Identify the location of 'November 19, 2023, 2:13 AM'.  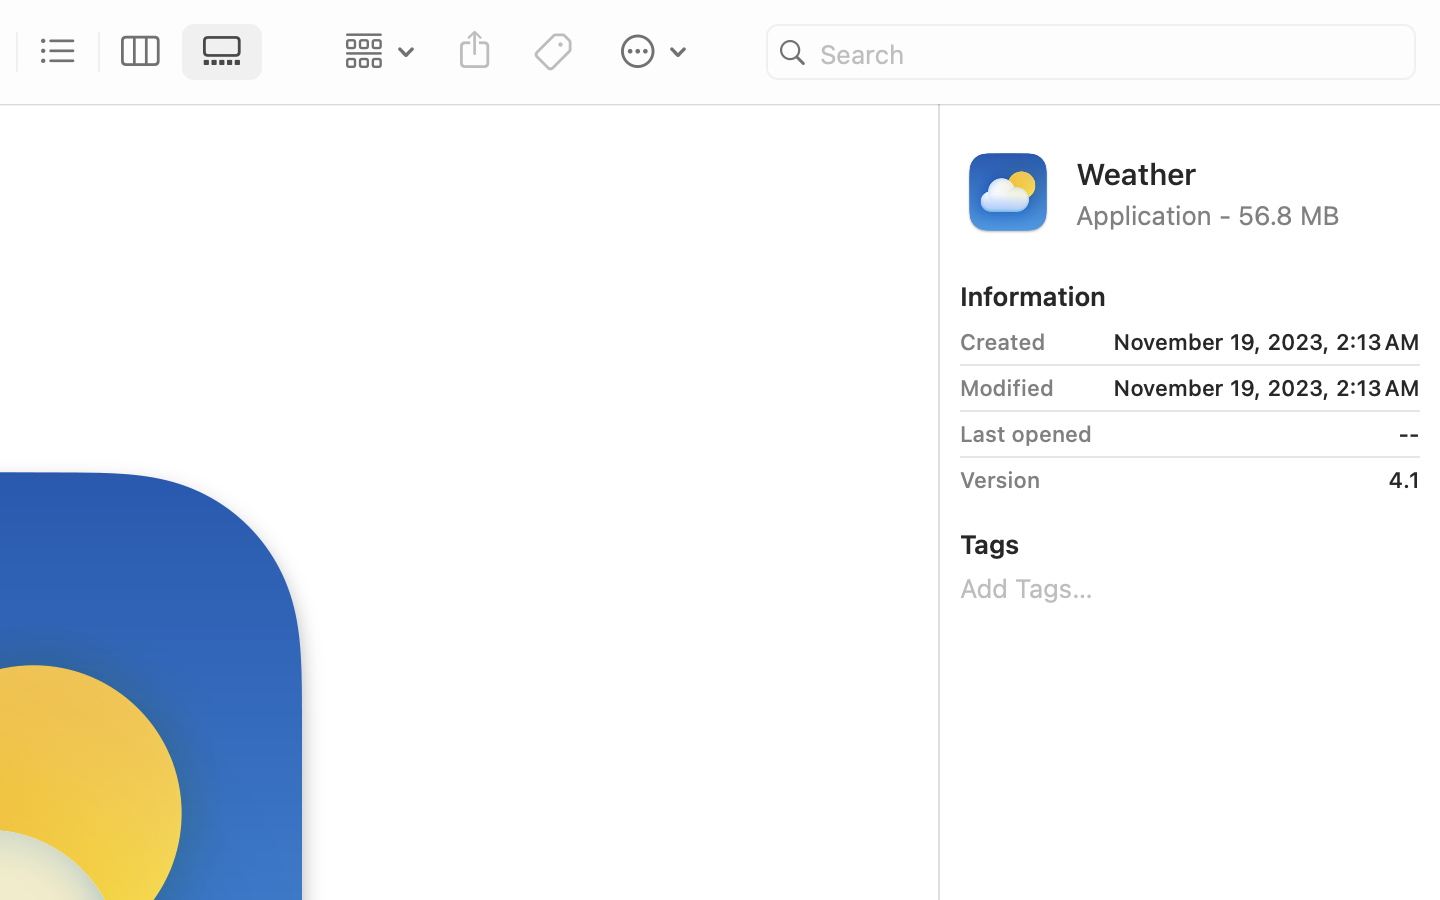
(1239, 342).